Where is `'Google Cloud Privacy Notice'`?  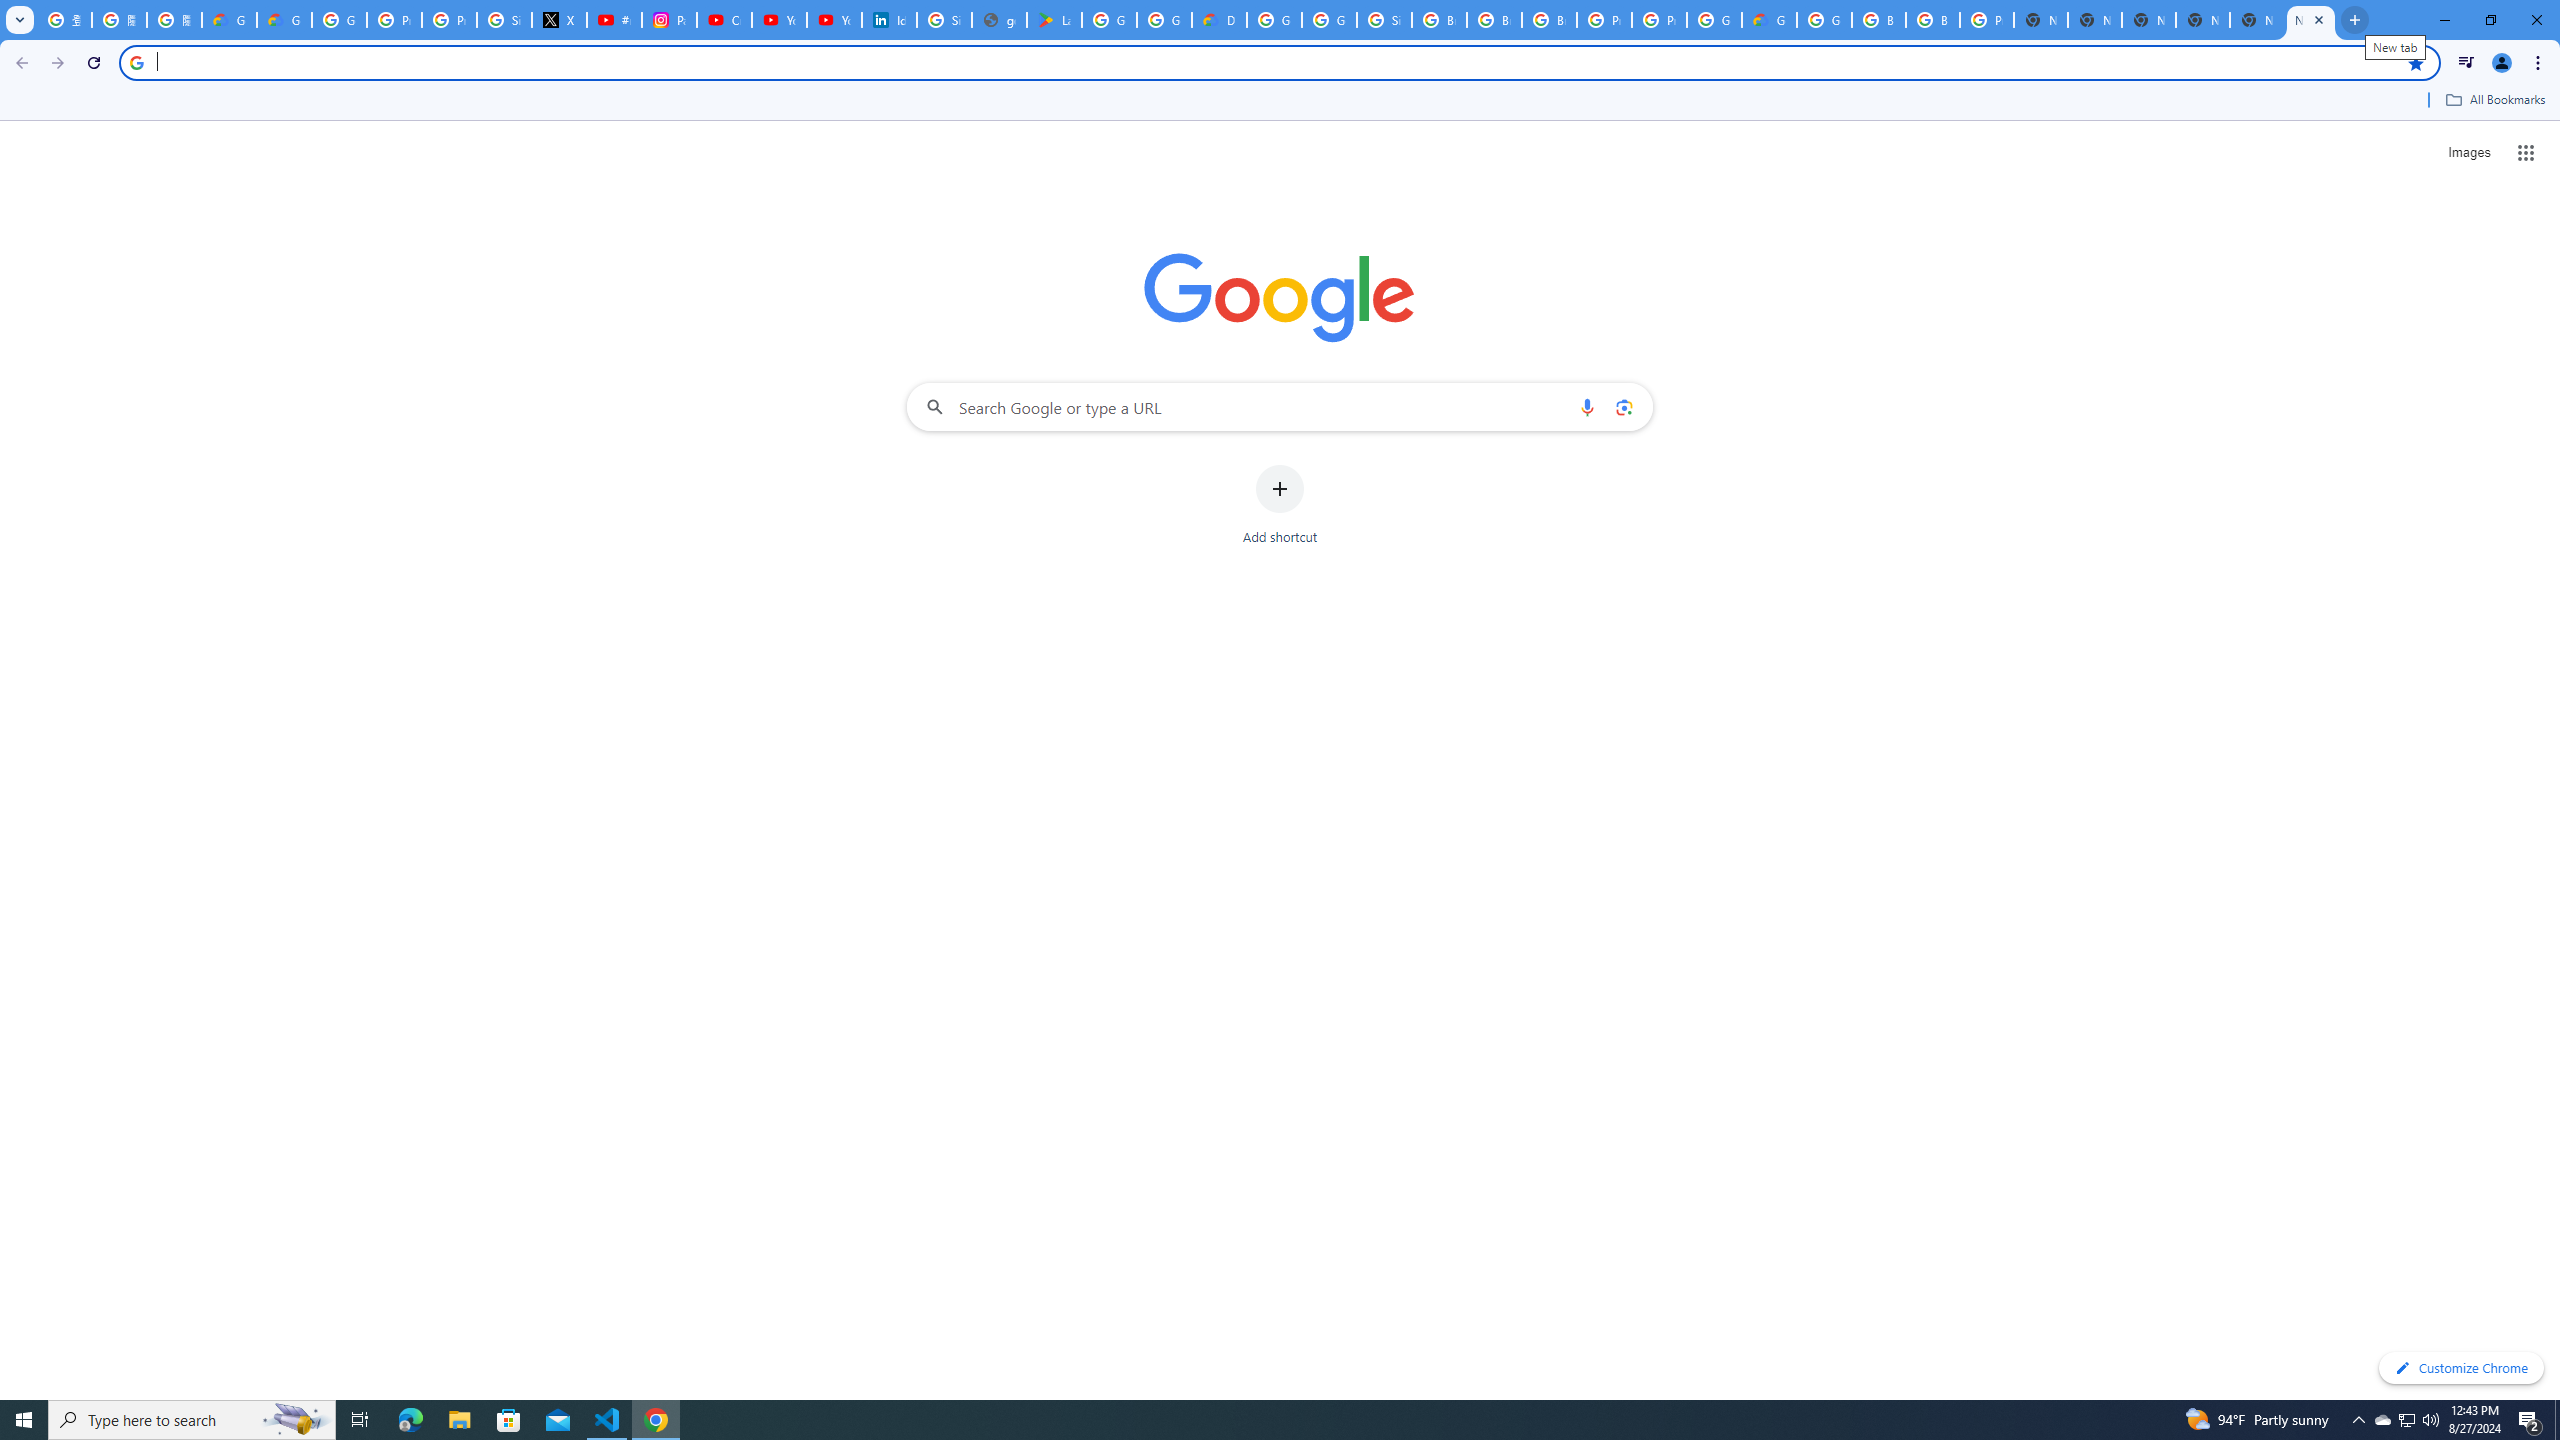
'Google Cloud Privacy Notice' is located at coordinates (284, 19).